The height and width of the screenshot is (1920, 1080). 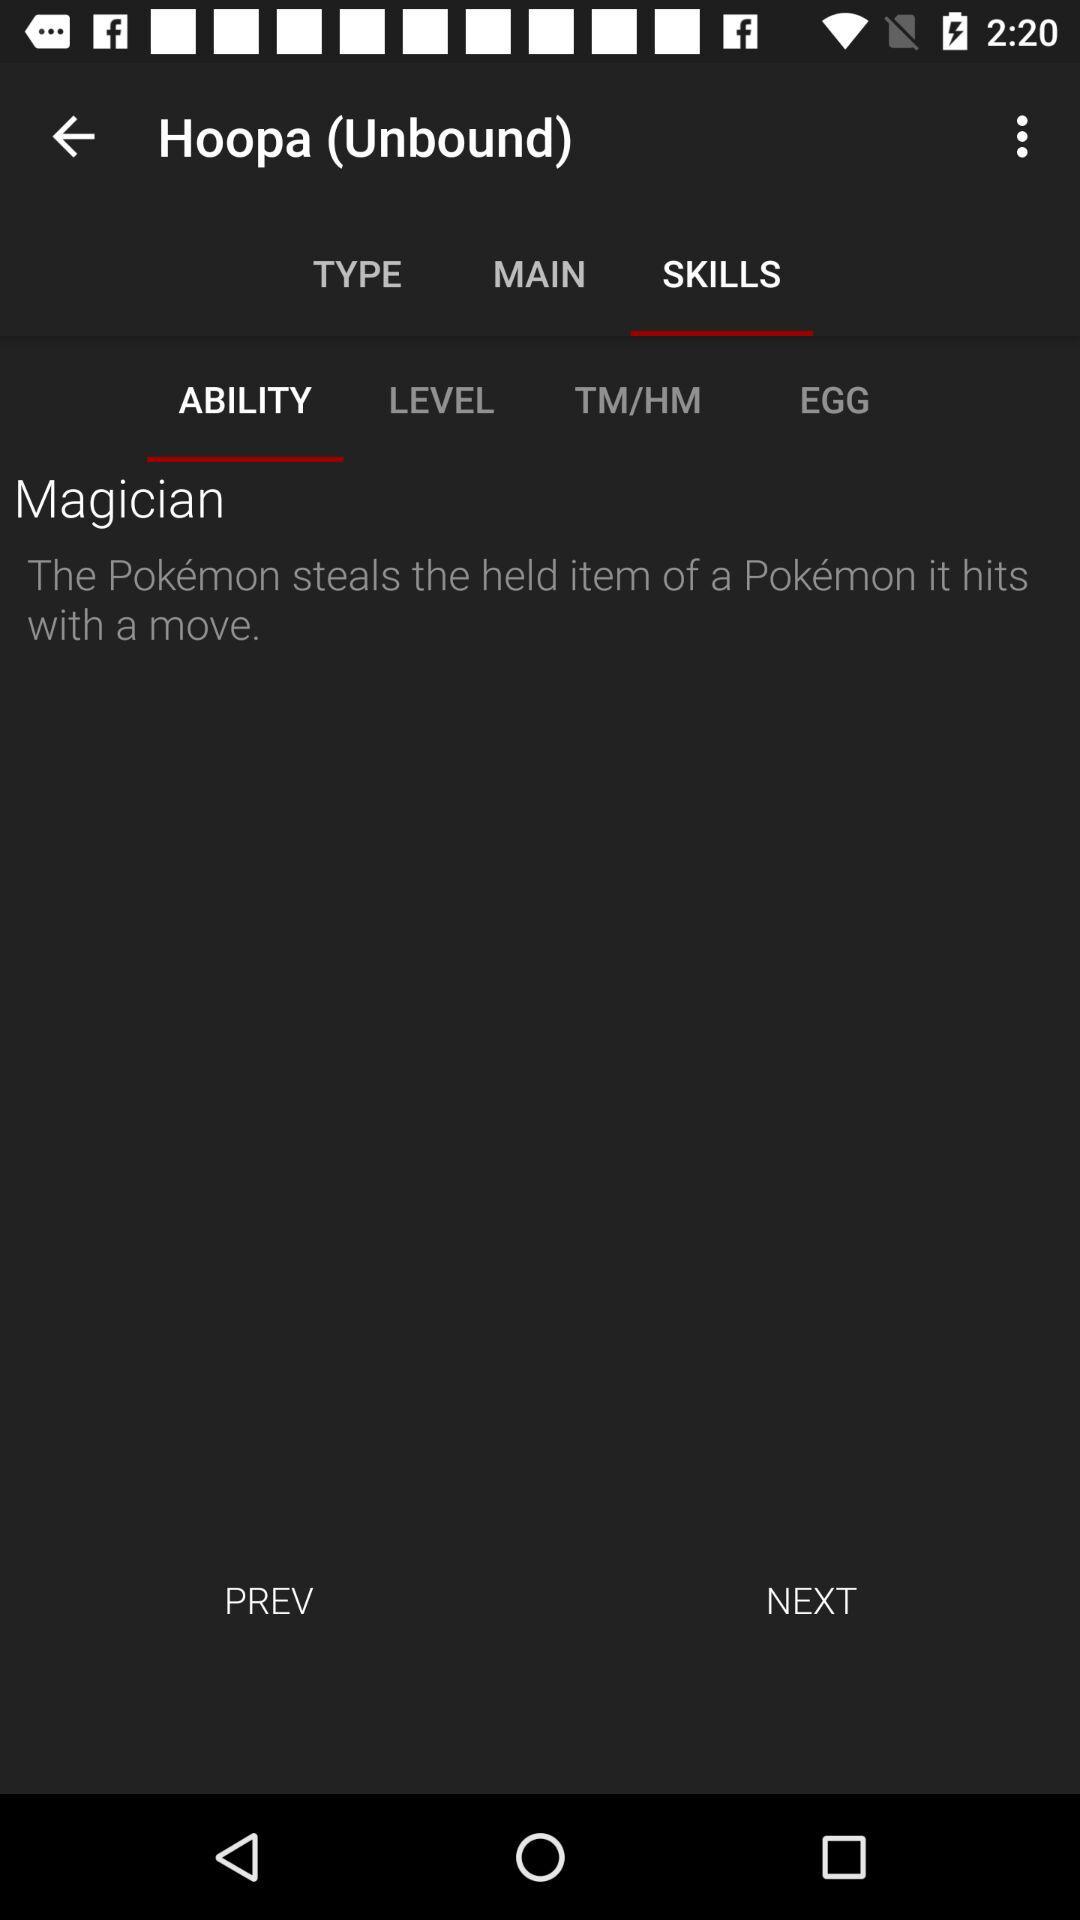 What do you see at coordinates (72, 135) in the screenshot?
I see `app next to the hoopa (unbound) app` at bounding box center [72, 135].